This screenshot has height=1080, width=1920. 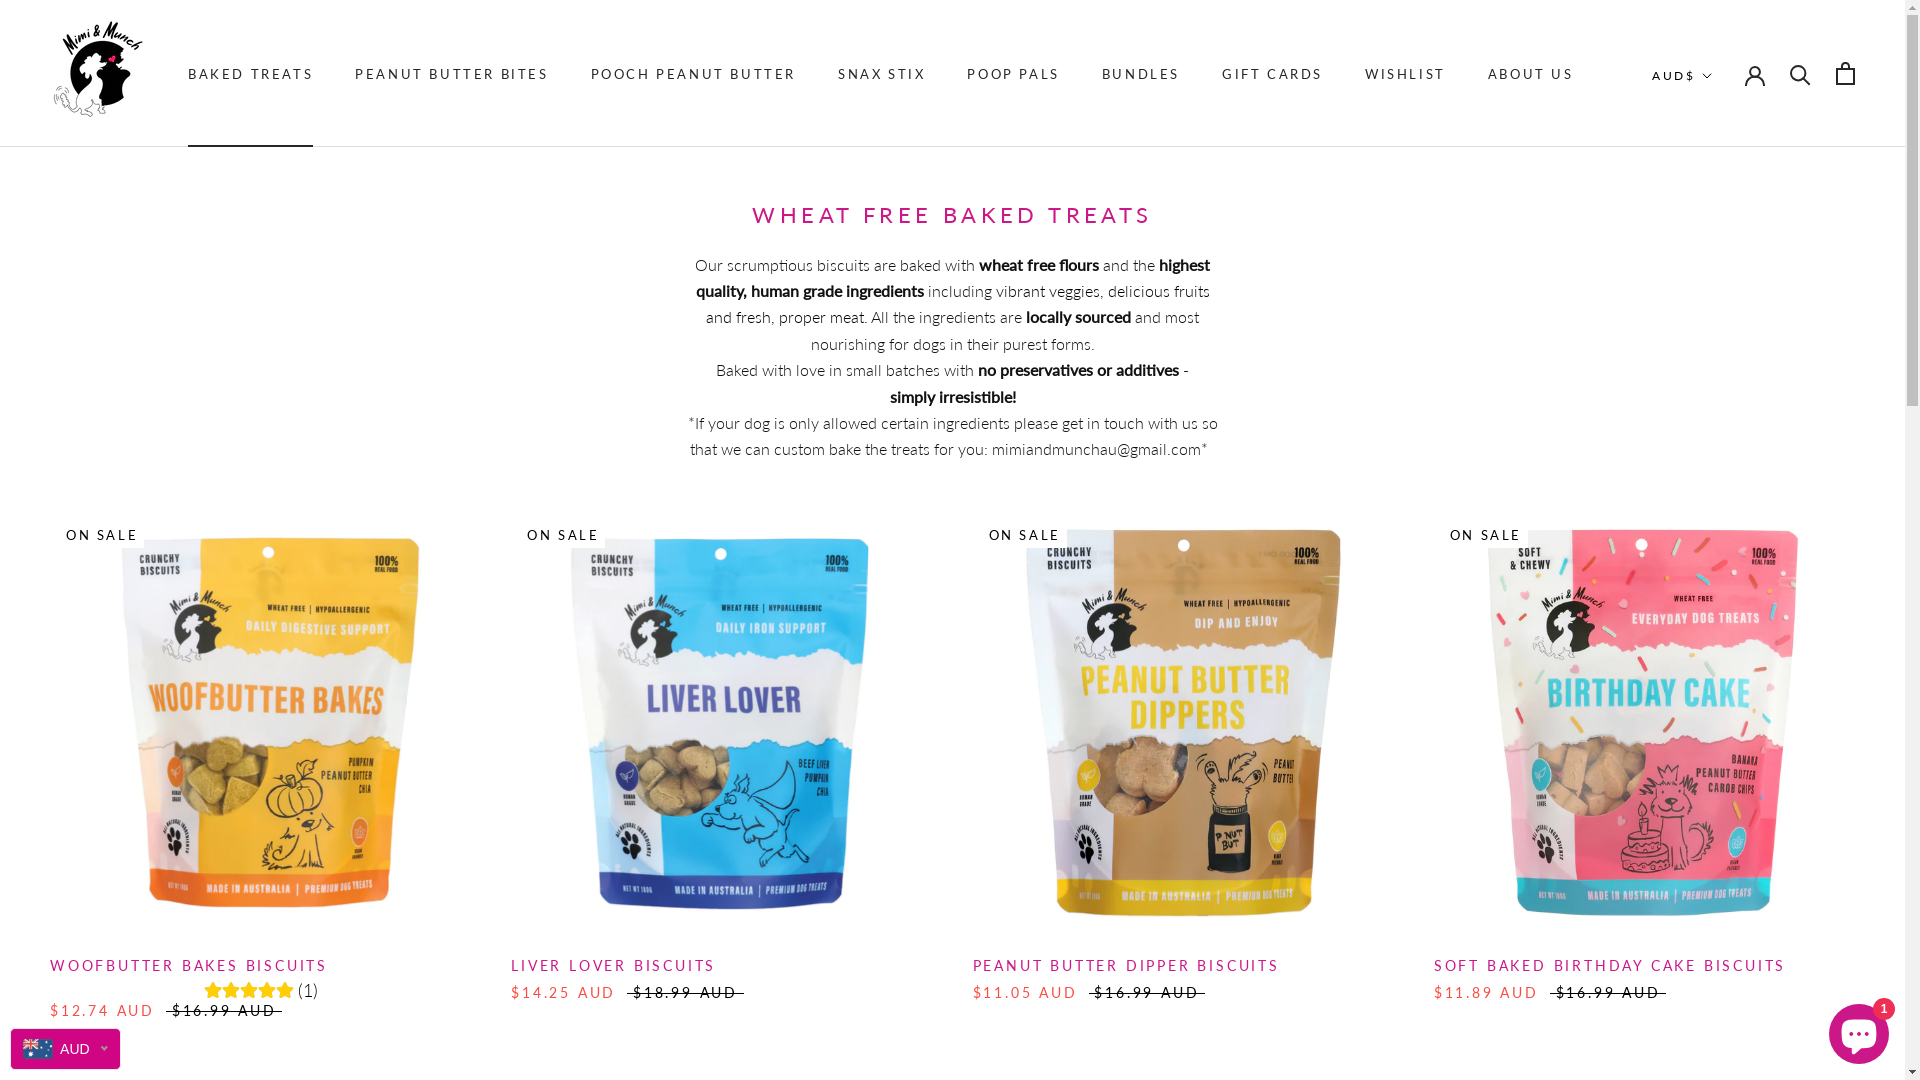 What do you see at coordinates (612, 964) in the screenshot?
I see `'LIVER LOVER BISCUITS'` at bounding box center [612, 964].